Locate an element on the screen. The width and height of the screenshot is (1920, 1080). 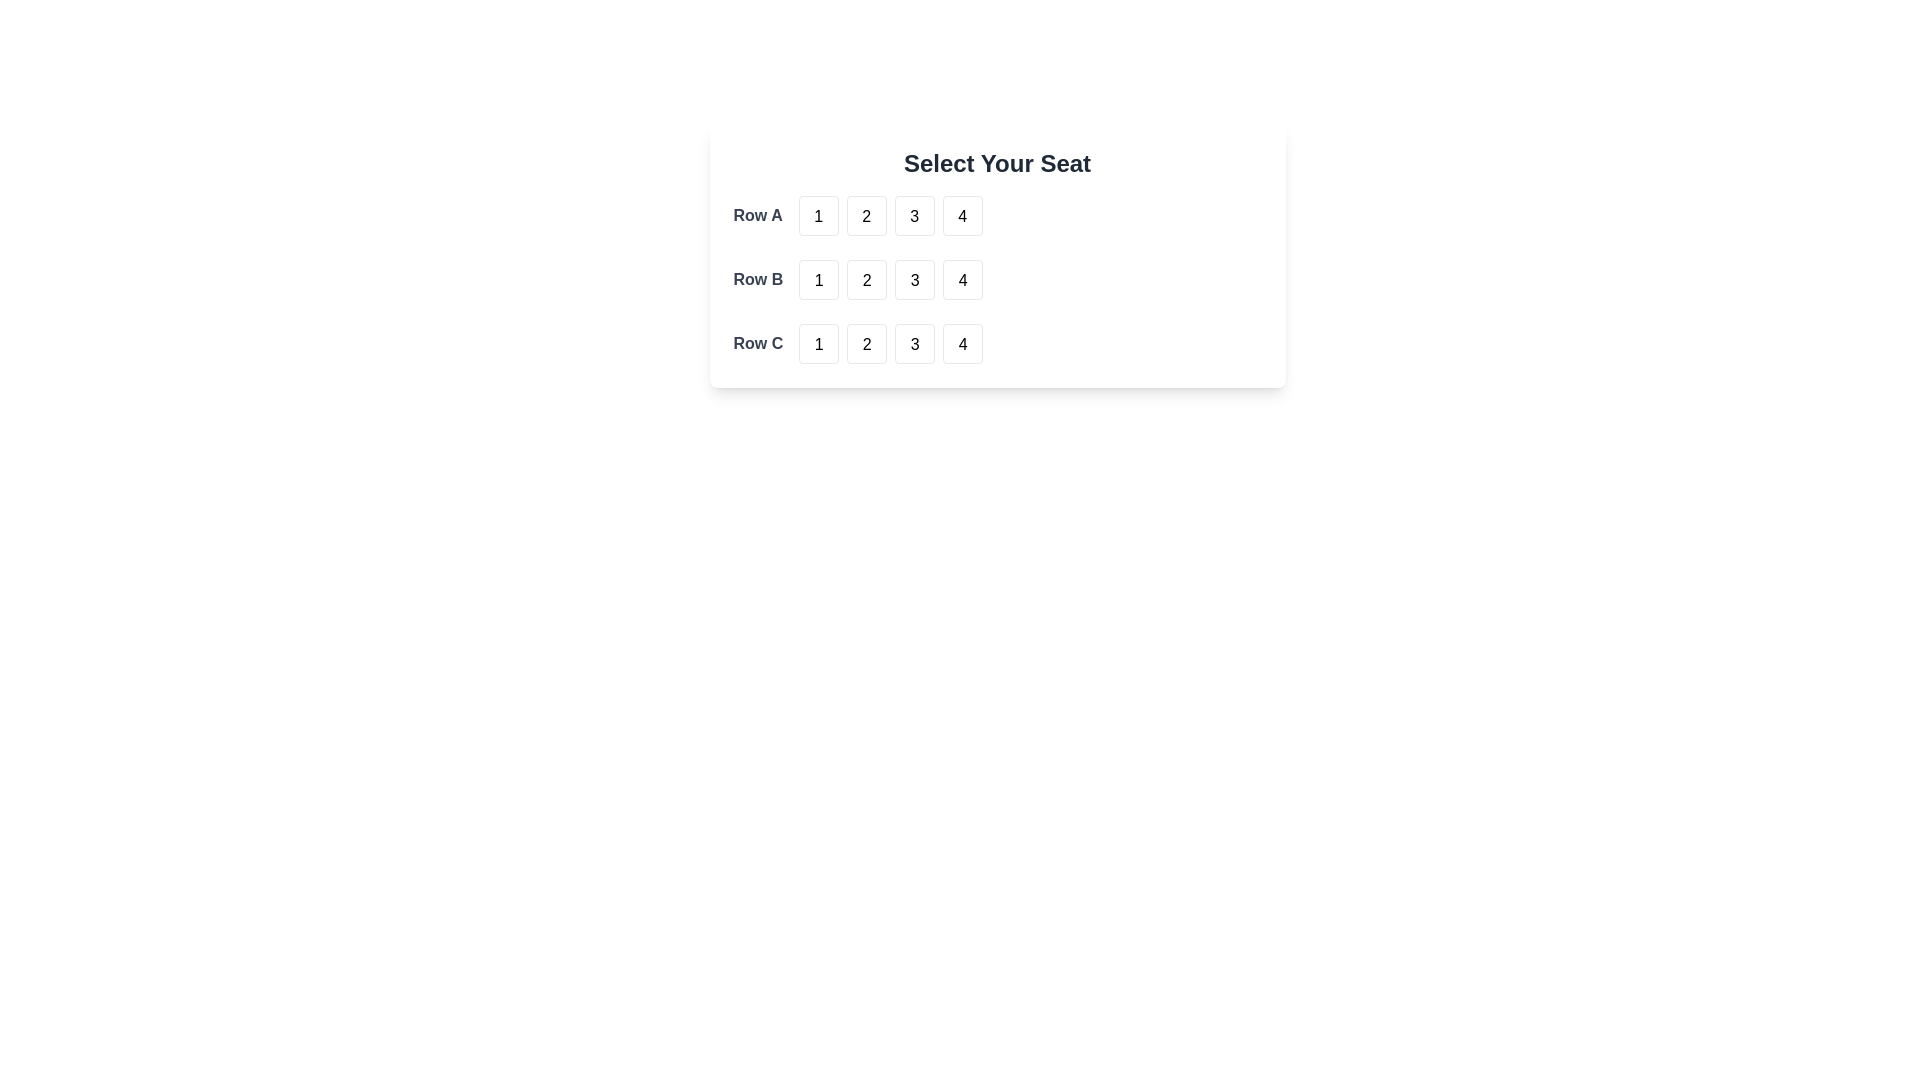
the buttons in the grouped selection interface labeled 'Row B' is located at coordinates (890, 280).